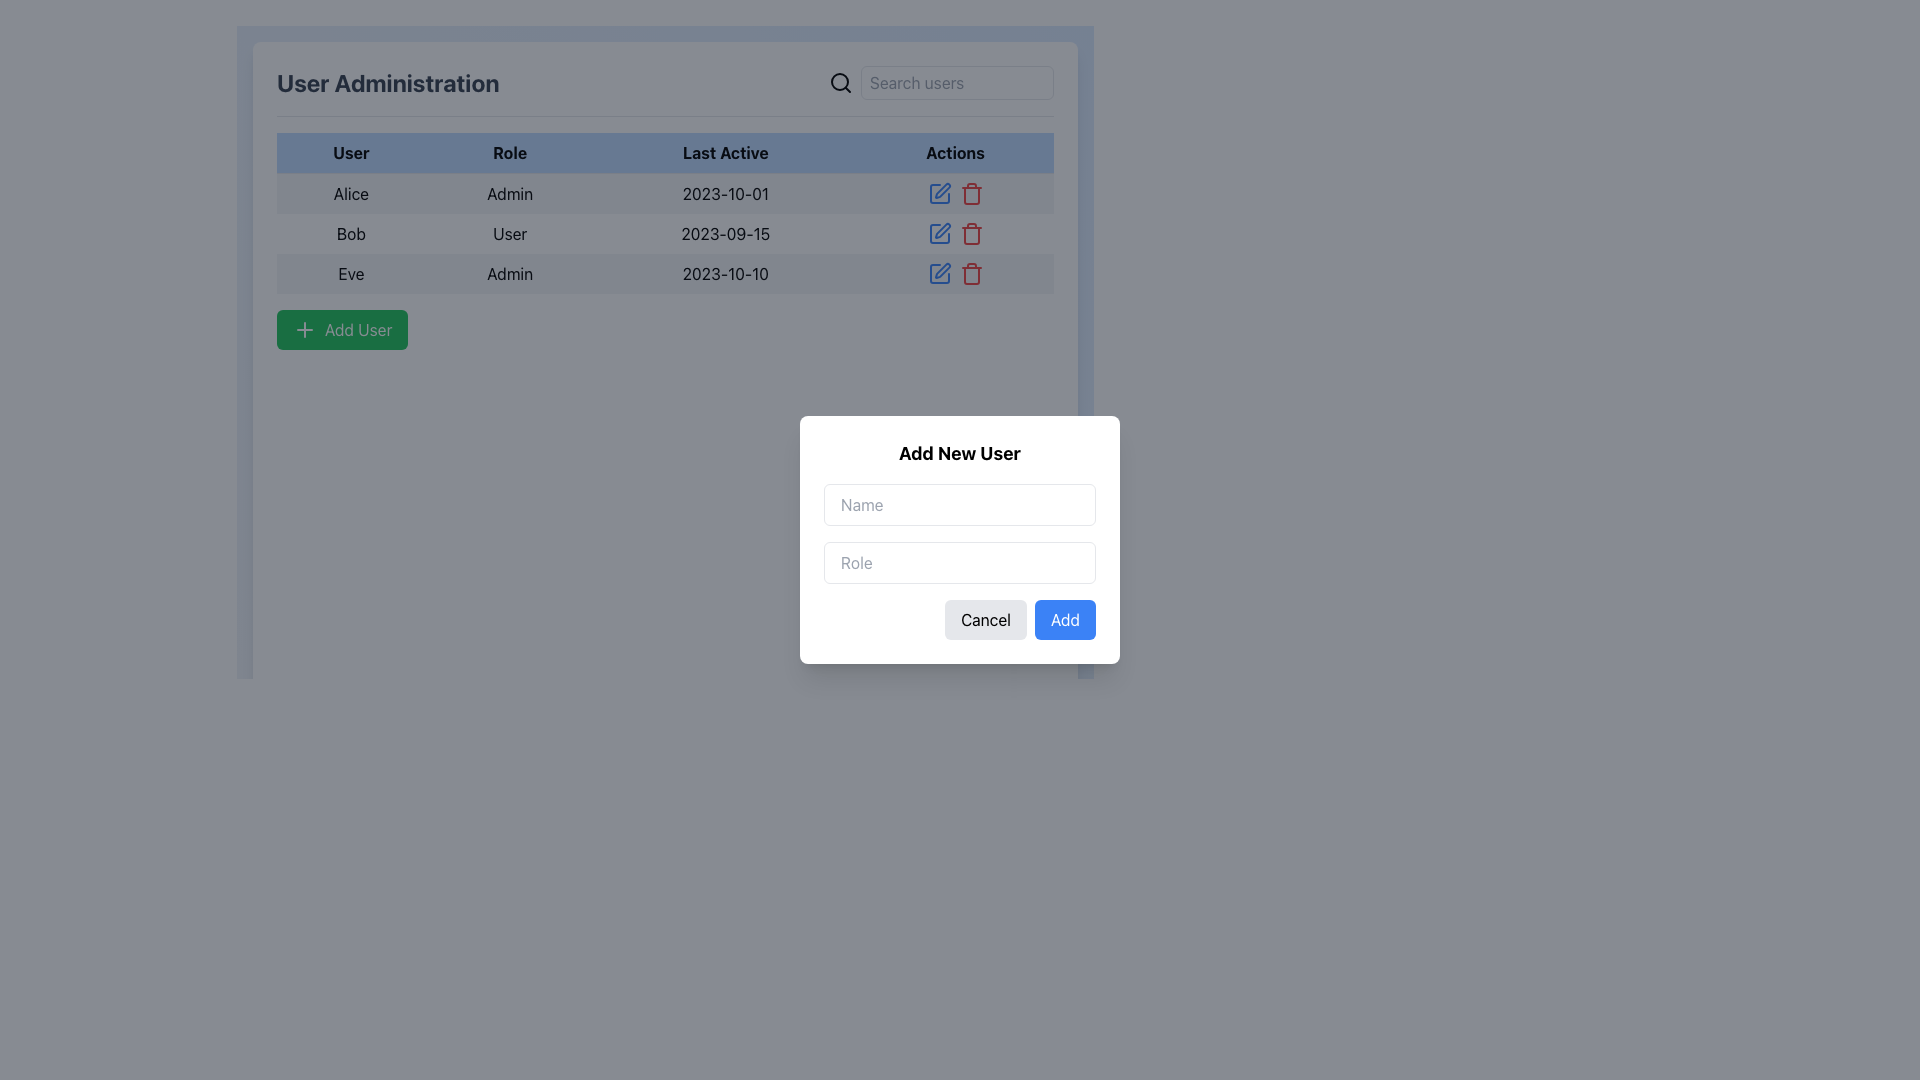  I want to click on the input field of the search bar located in the top-right section of the 'User Administration' panel to focus on it, so click(940, 82).